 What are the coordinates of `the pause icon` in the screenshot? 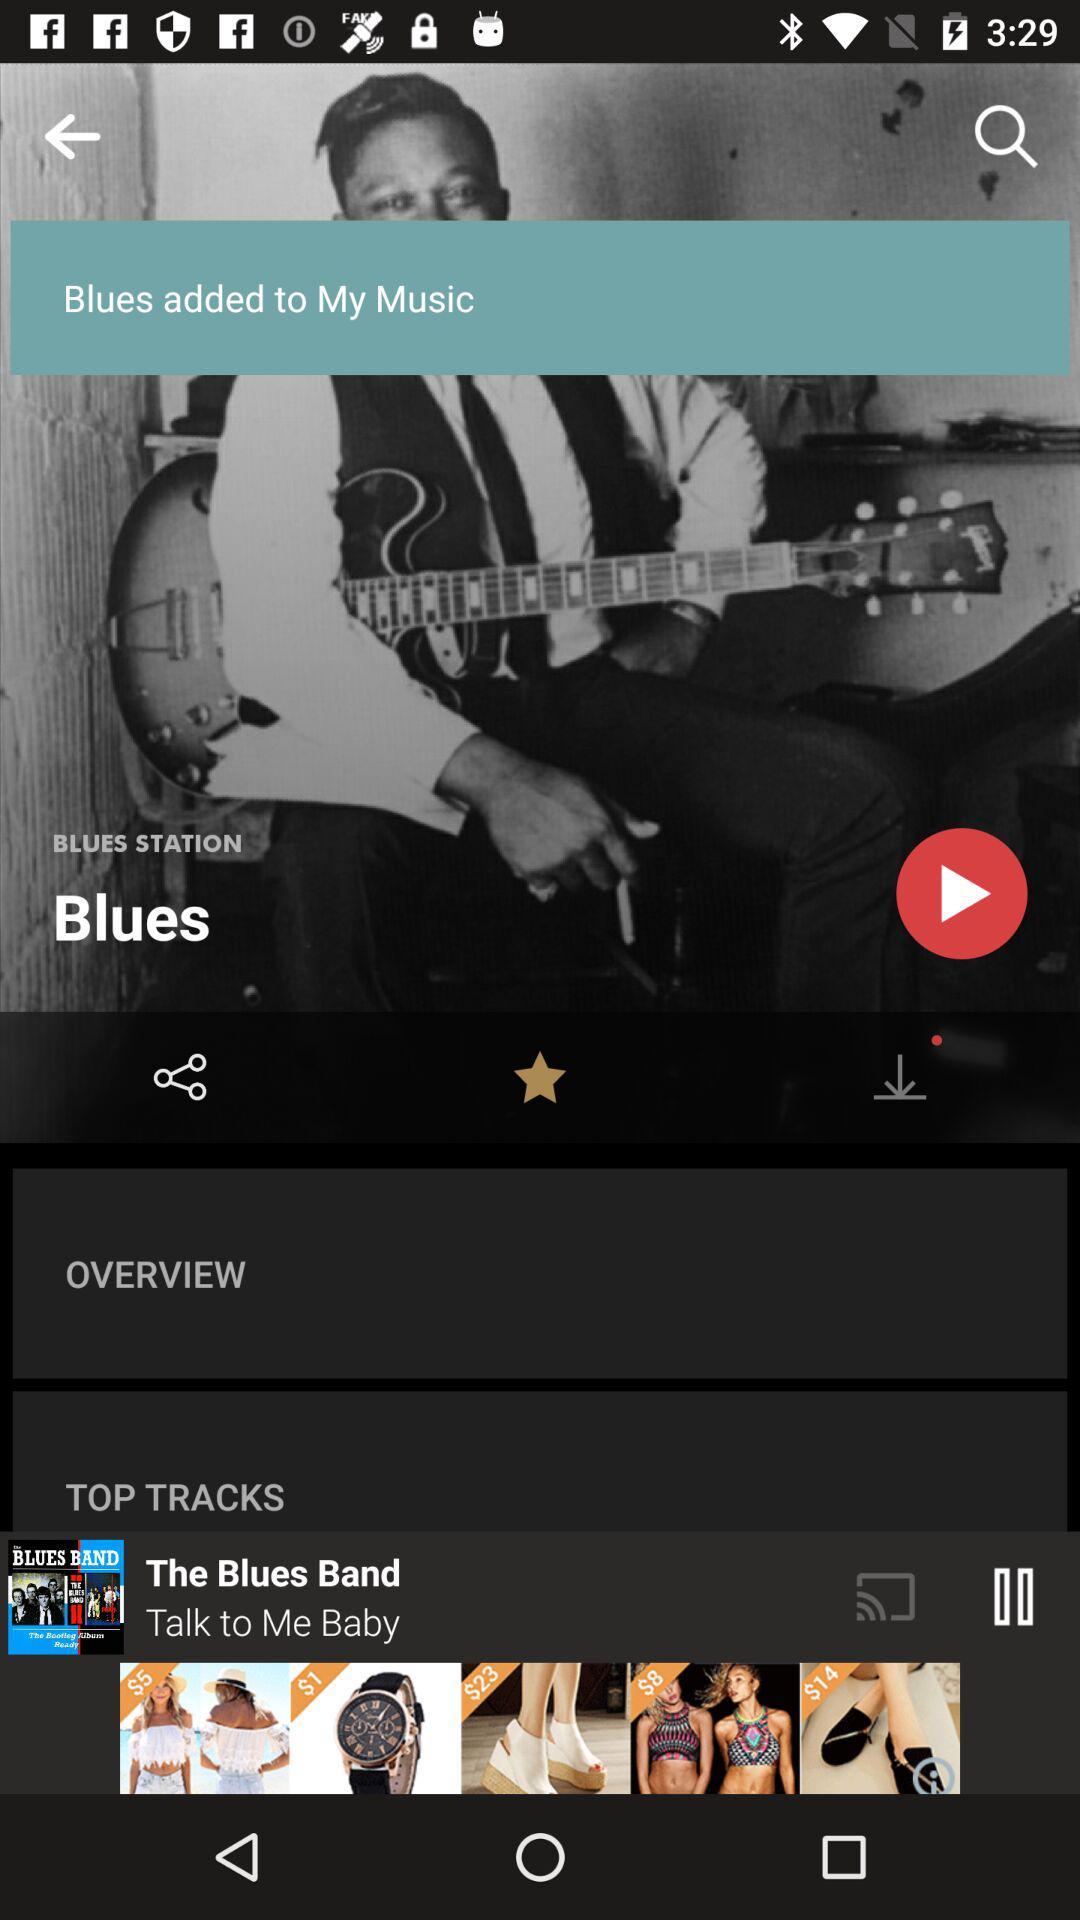 It's located at (1014, 1596).